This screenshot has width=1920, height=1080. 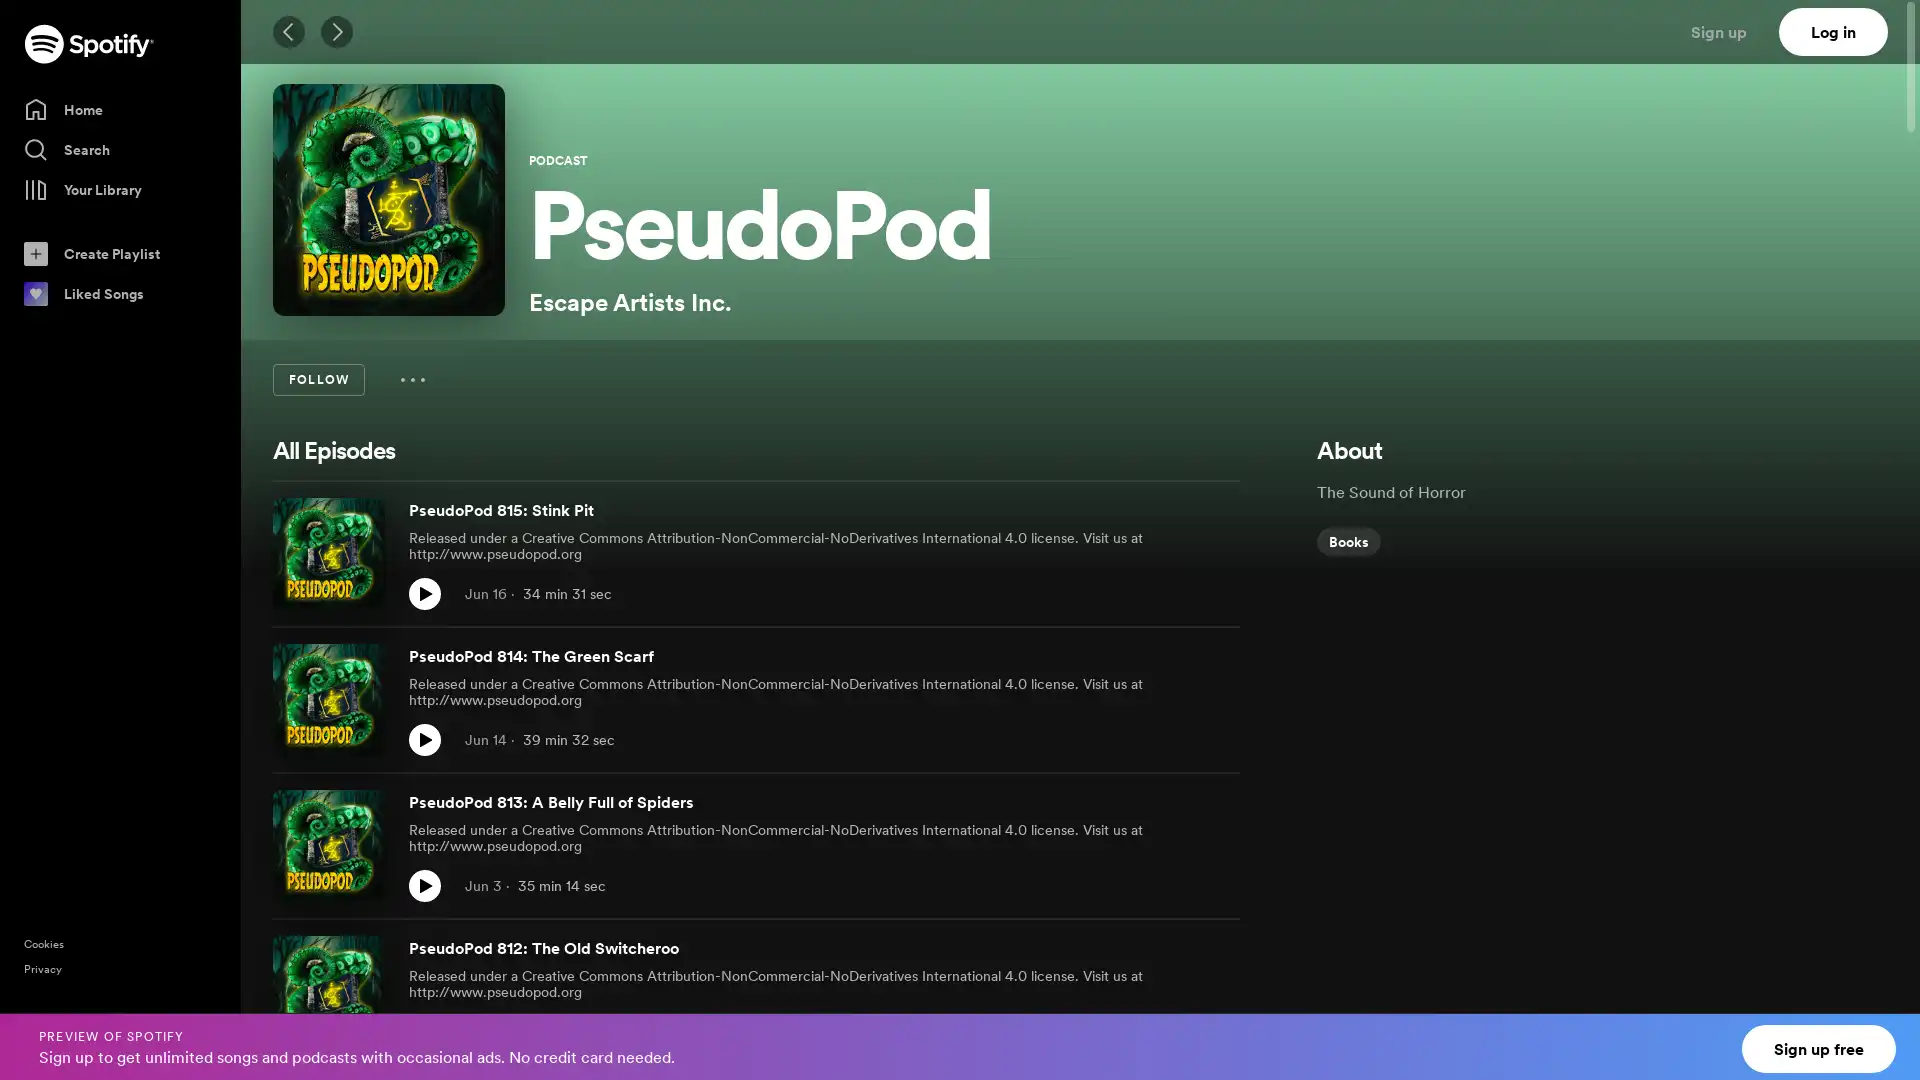 What do you see at coordinates (424, 593) in the screenshot?
I see `Play PseudoPod 815: Stink Pit by PseudoPod` at bounding box center [424, 593].